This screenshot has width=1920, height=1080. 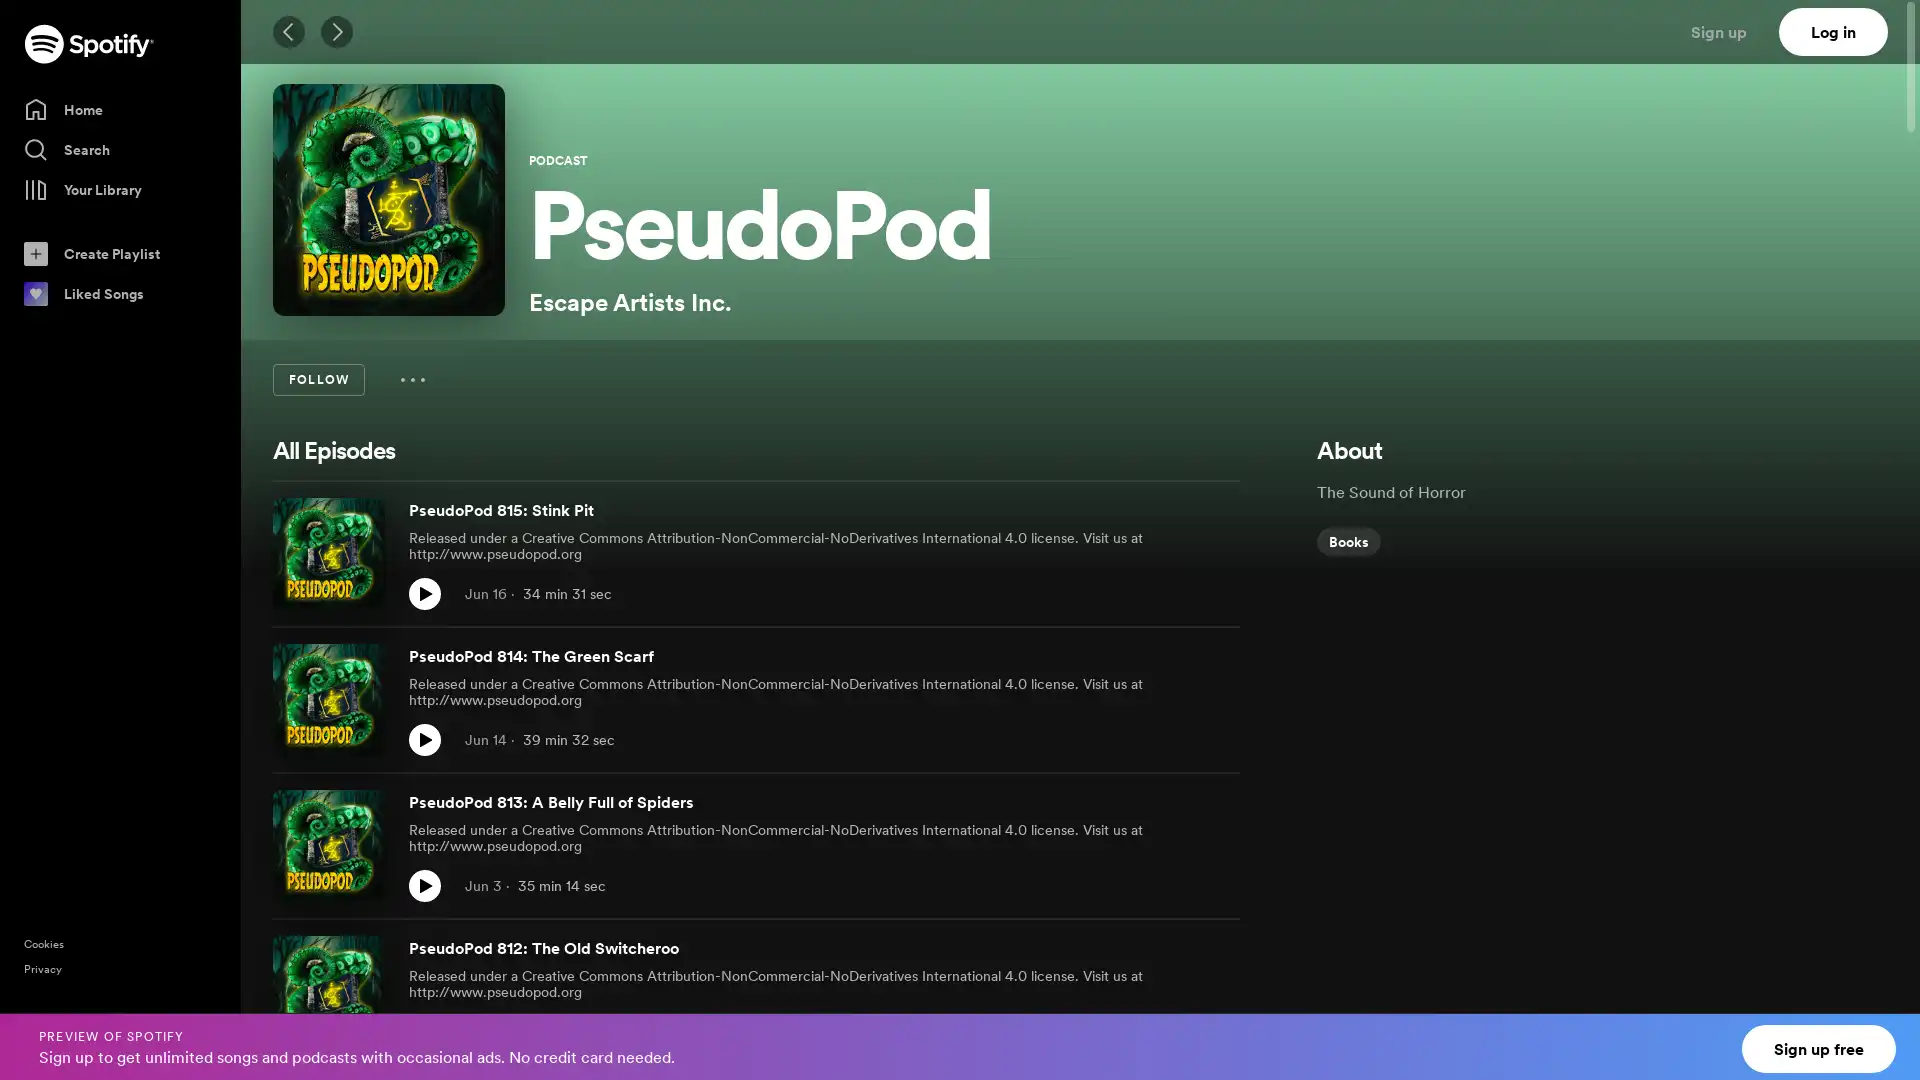 What do you see at coordinates (424, 593) in the screenshot?
I see `Play PseudoPod 815: Stink Pit by PseudoPod` at bounding box center [424, 593].